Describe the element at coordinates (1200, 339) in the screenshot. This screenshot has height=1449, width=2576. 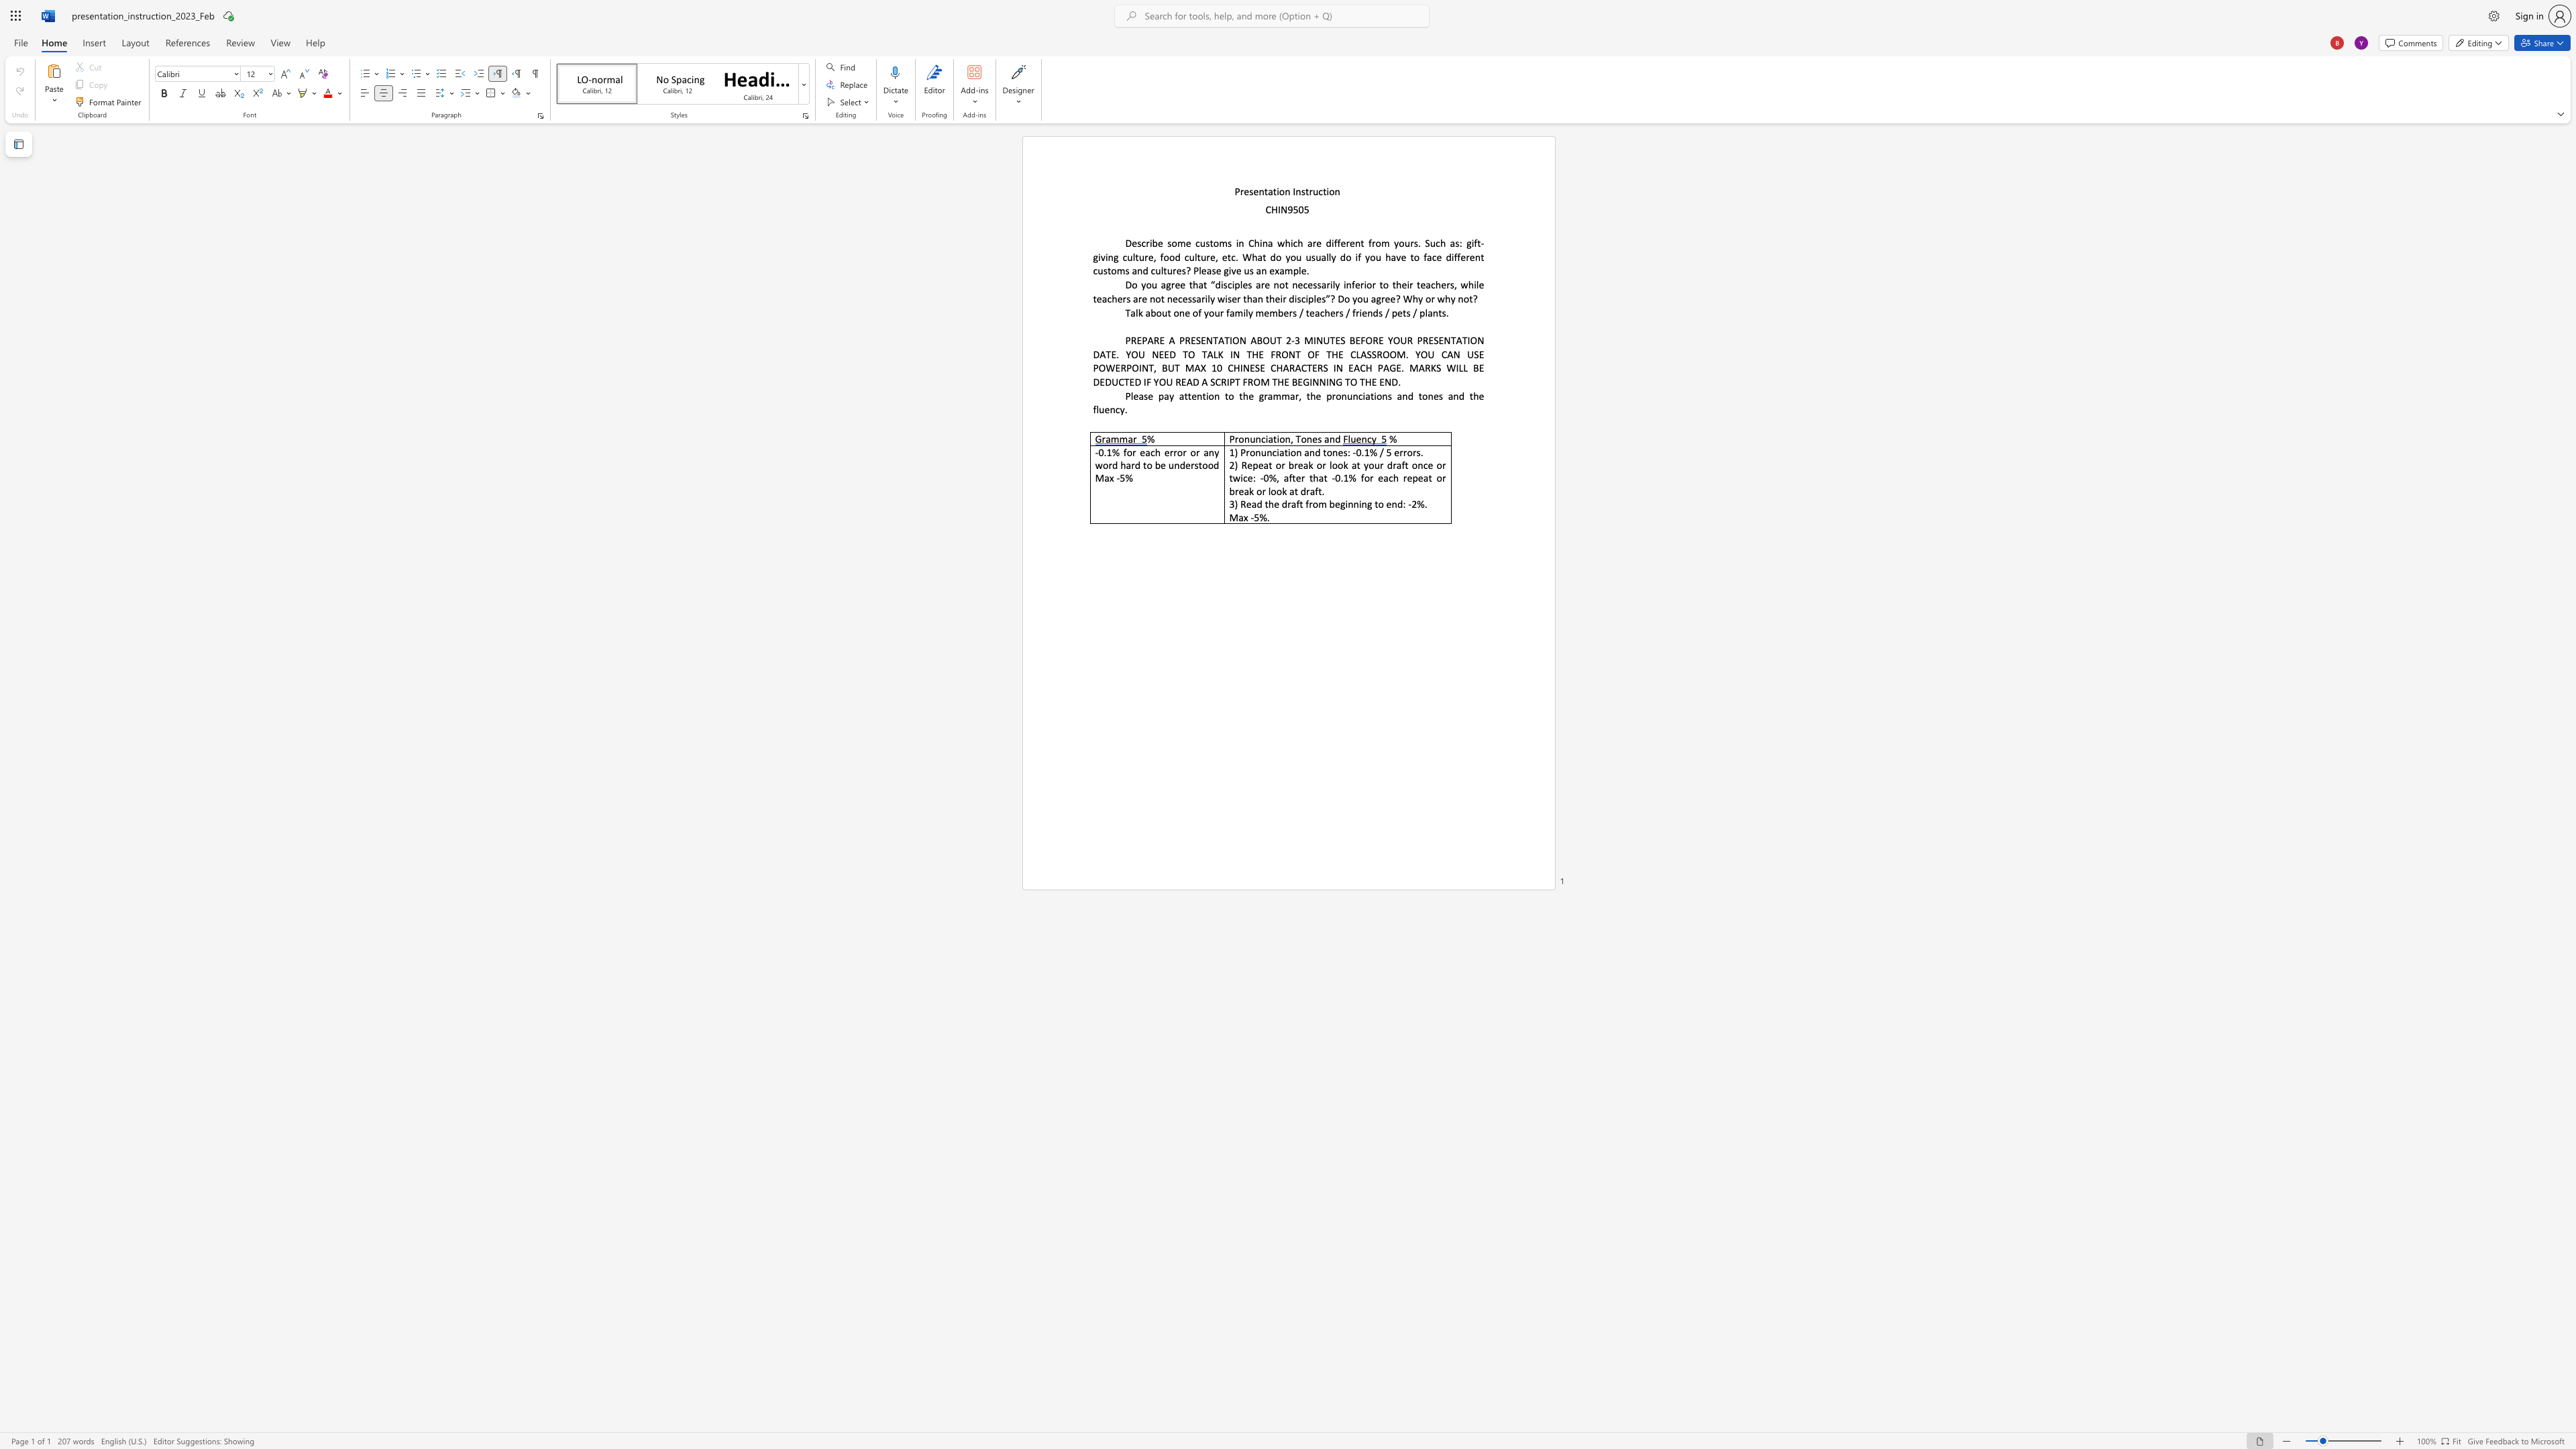
I see `the subset text "ENTATION AB" within the text "PREPARE A PRESENTATION ABOUT 2"` at that location.